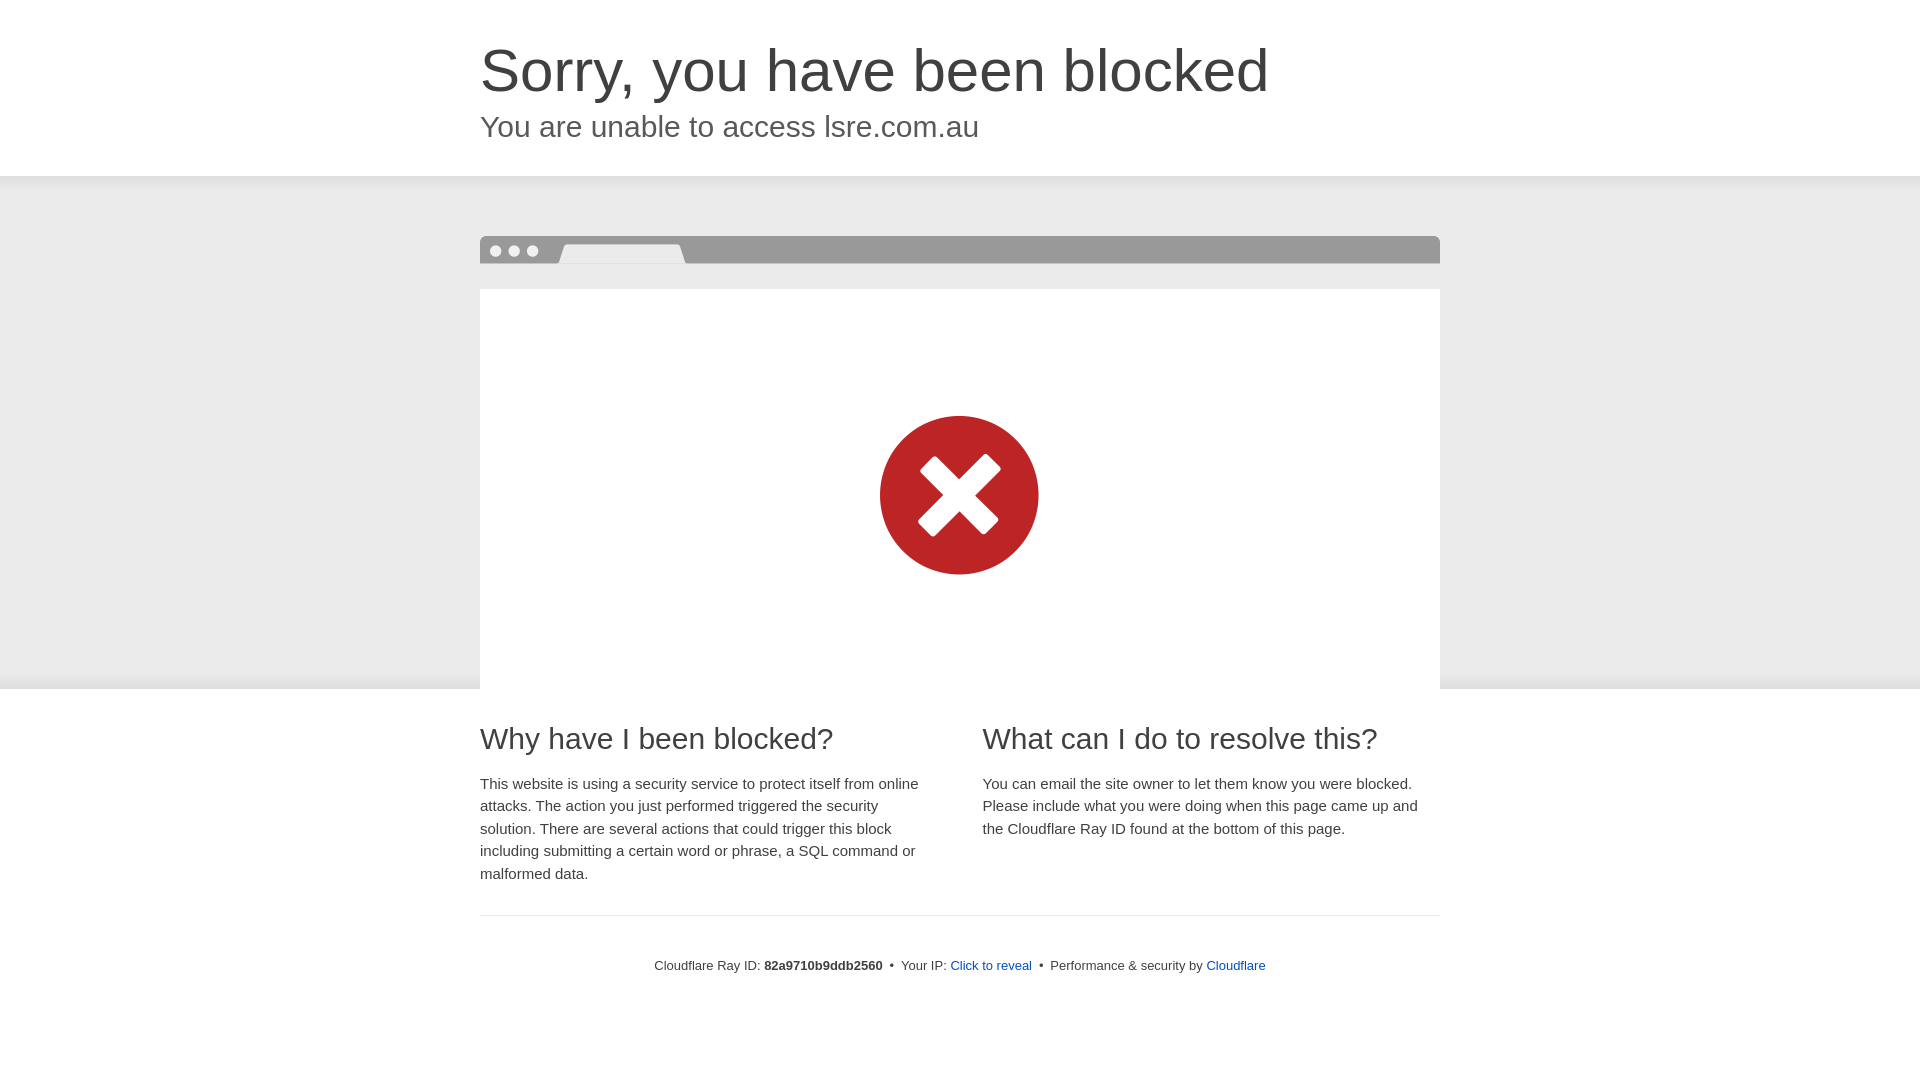 The width and height of the screenshot is (1920, 1080). Describe the element at coordinates (990, 964) in the screenshot. I see `'Click to reveal'` at that location.